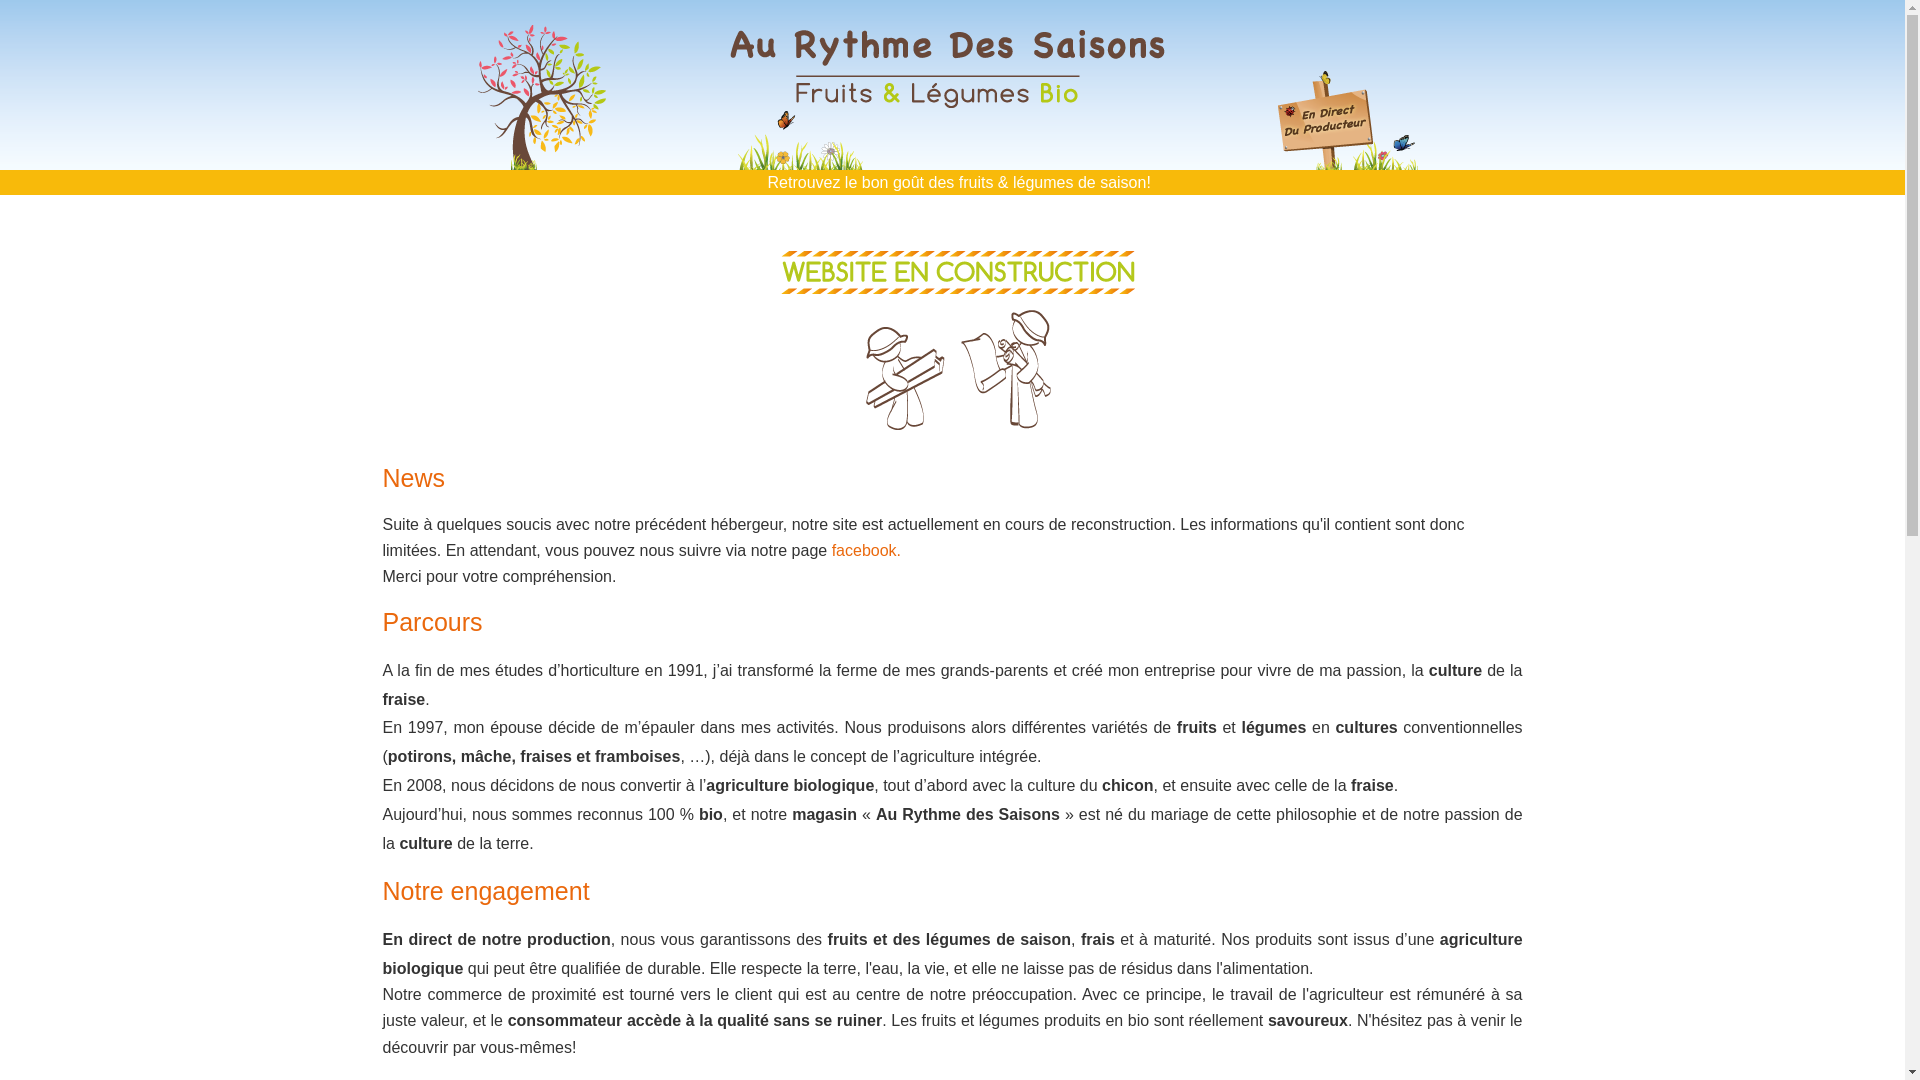 The height and width of the screenshot is (1080, 1920). Describe the element at coordinates (866, 550) in the screenshot. I see `'facebook.'` at that location.